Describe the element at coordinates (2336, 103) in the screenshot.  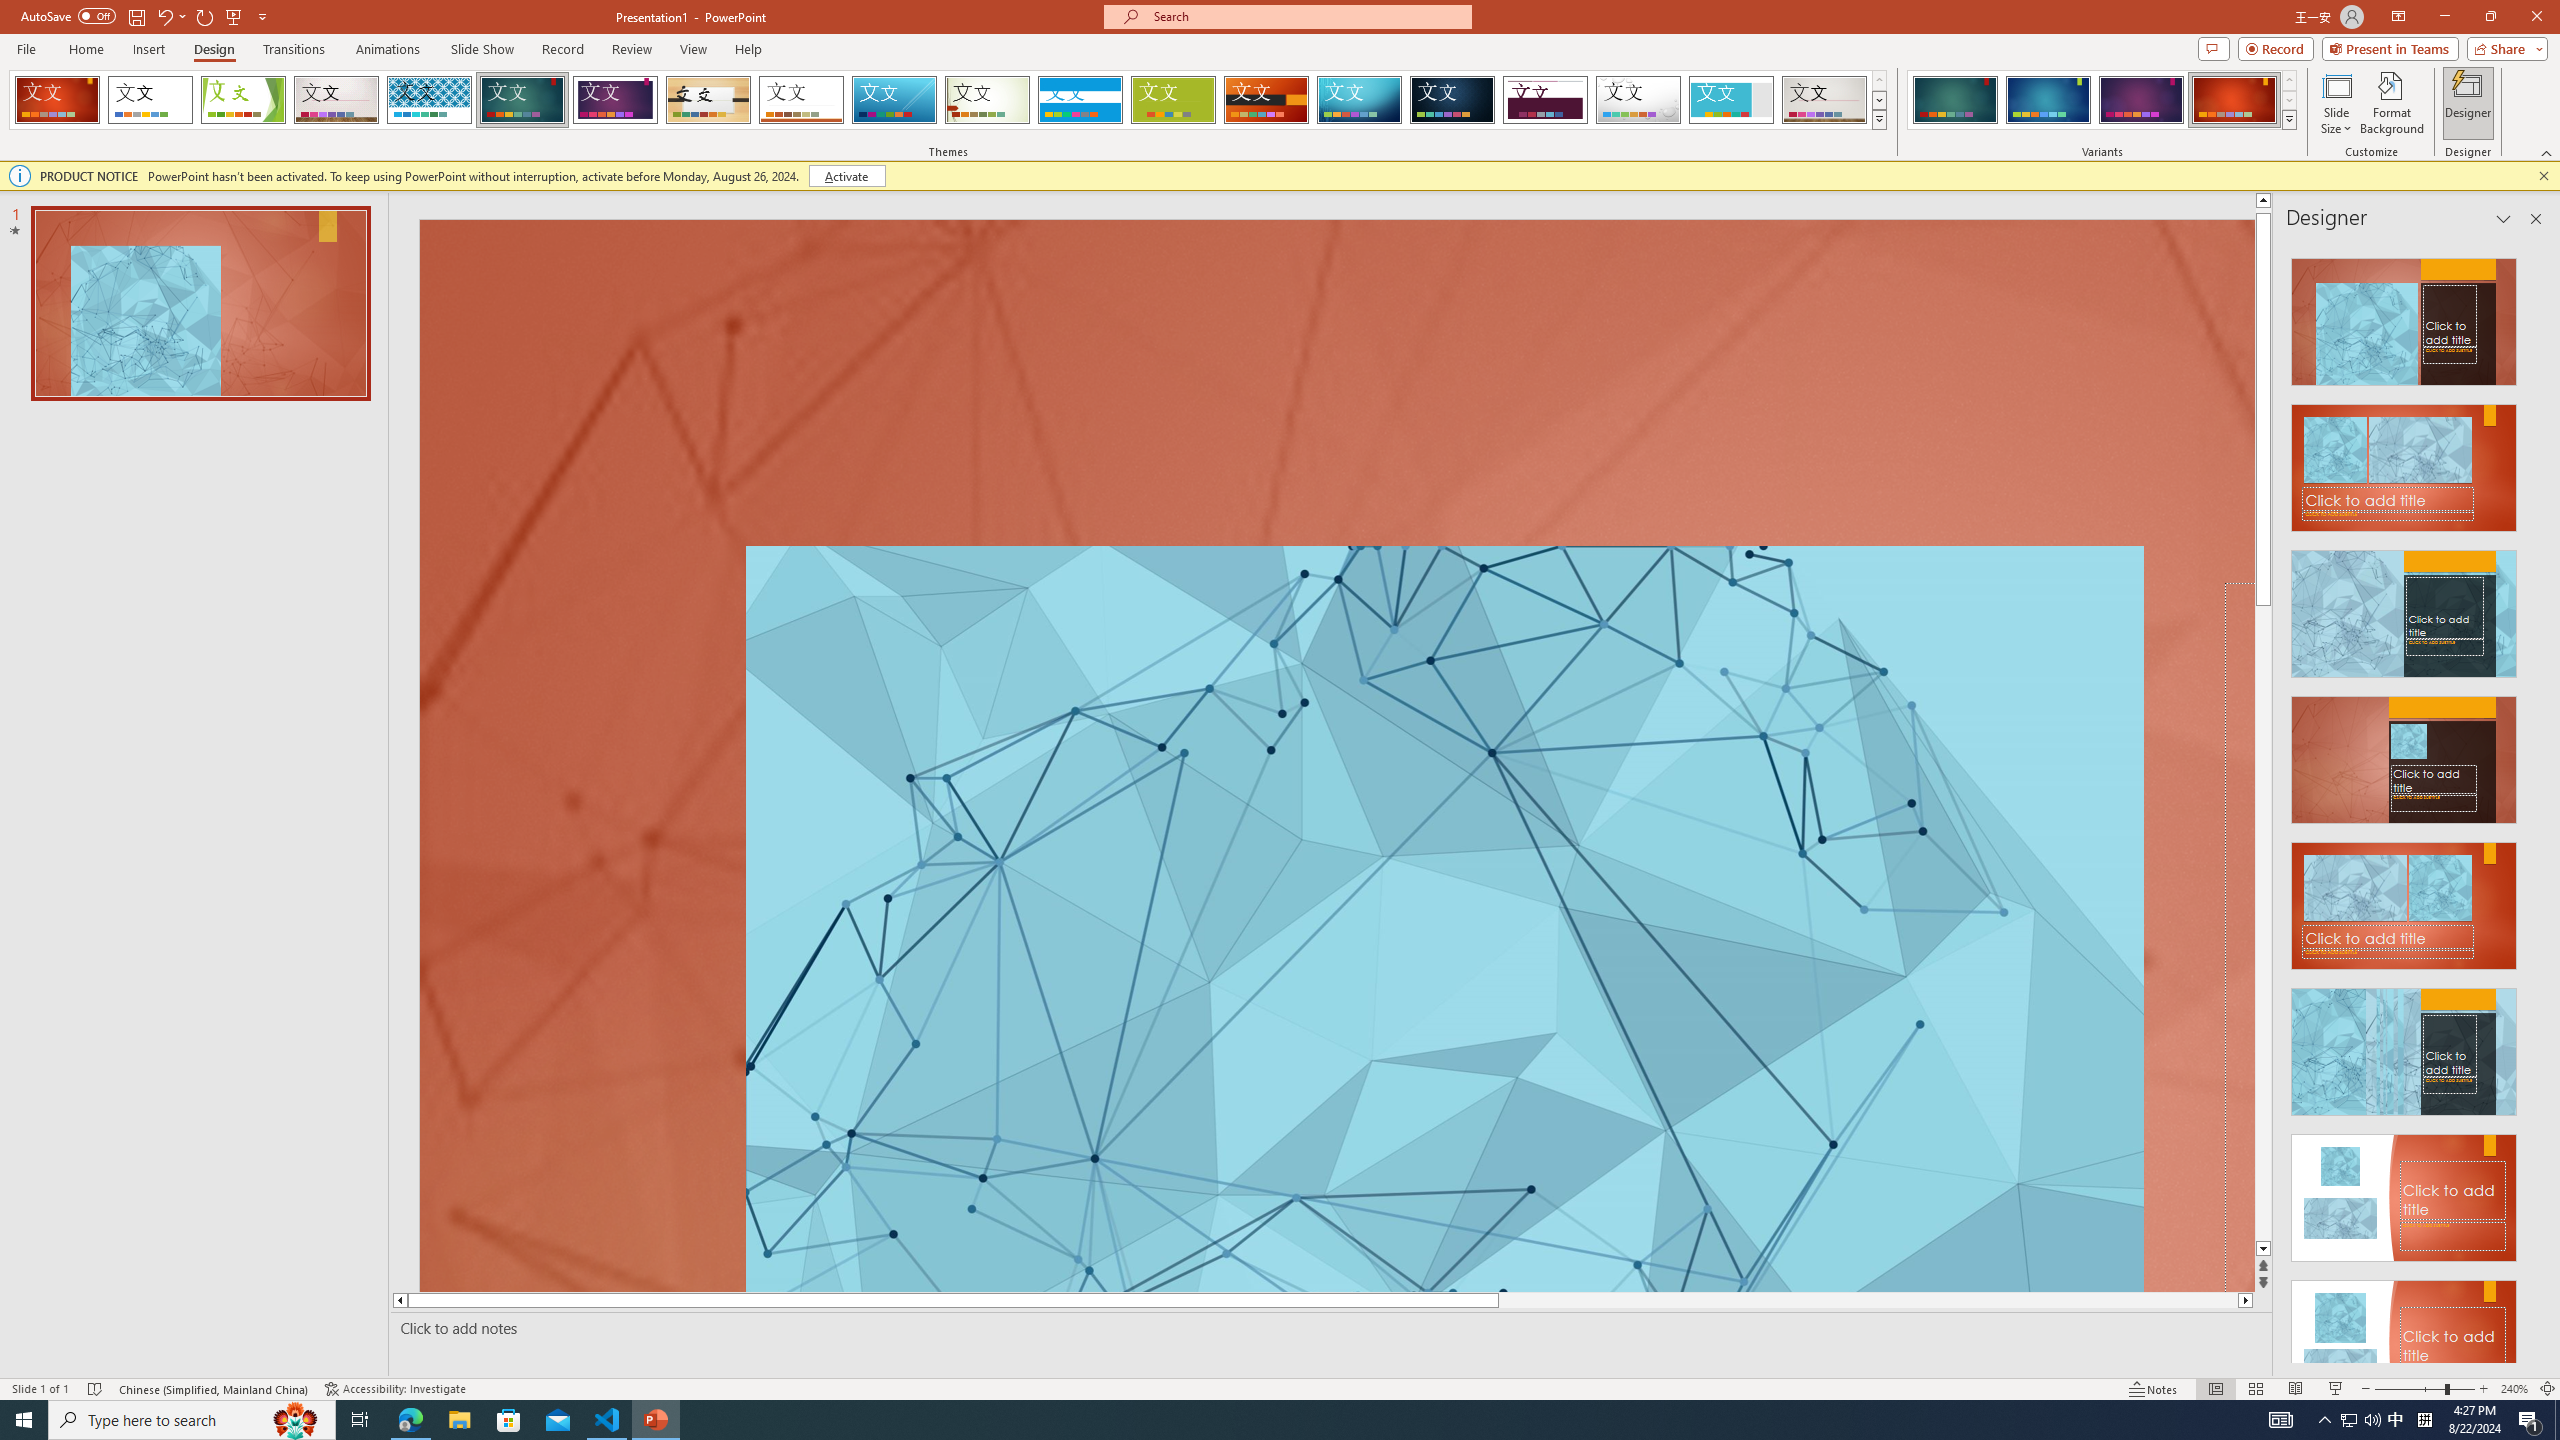
I see `'Slide Size'` at that location.